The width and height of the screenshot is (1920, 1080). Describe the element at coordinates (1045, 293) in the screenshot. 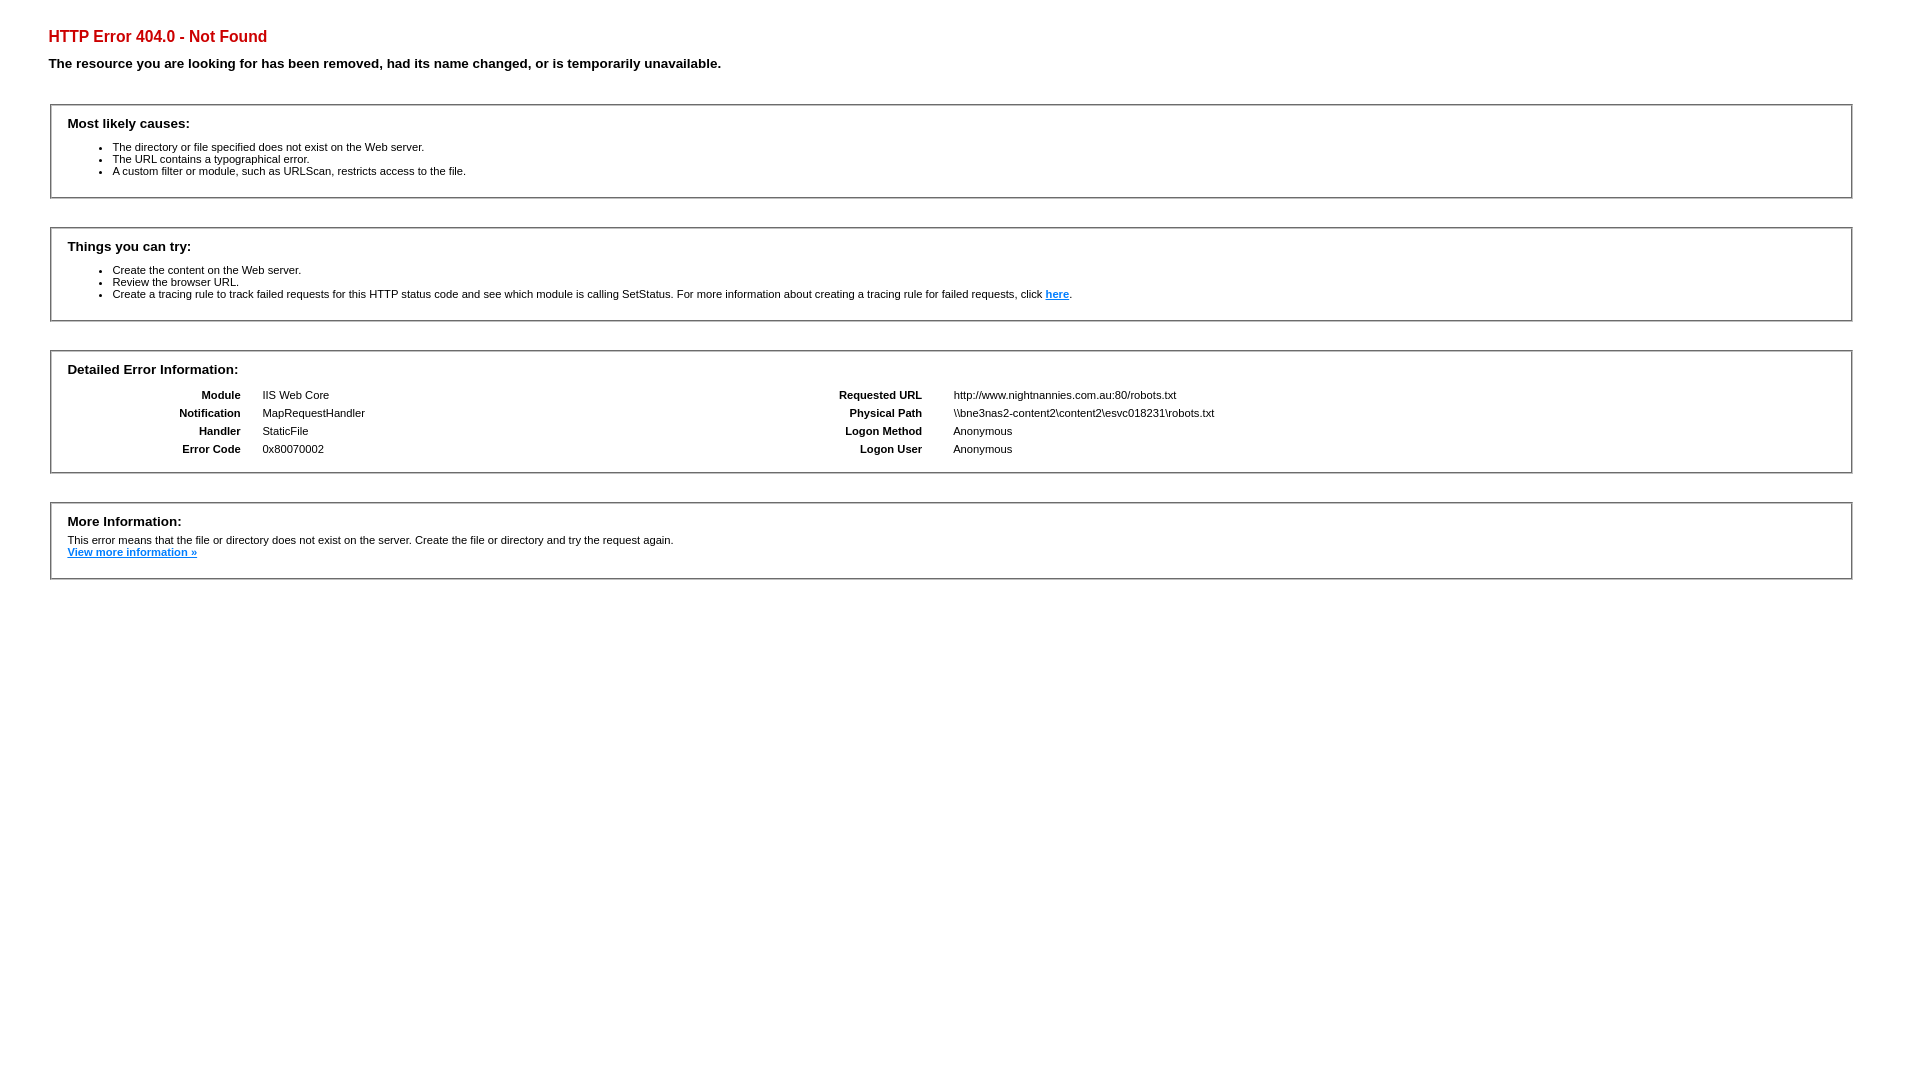

I see `'here'` at that location.